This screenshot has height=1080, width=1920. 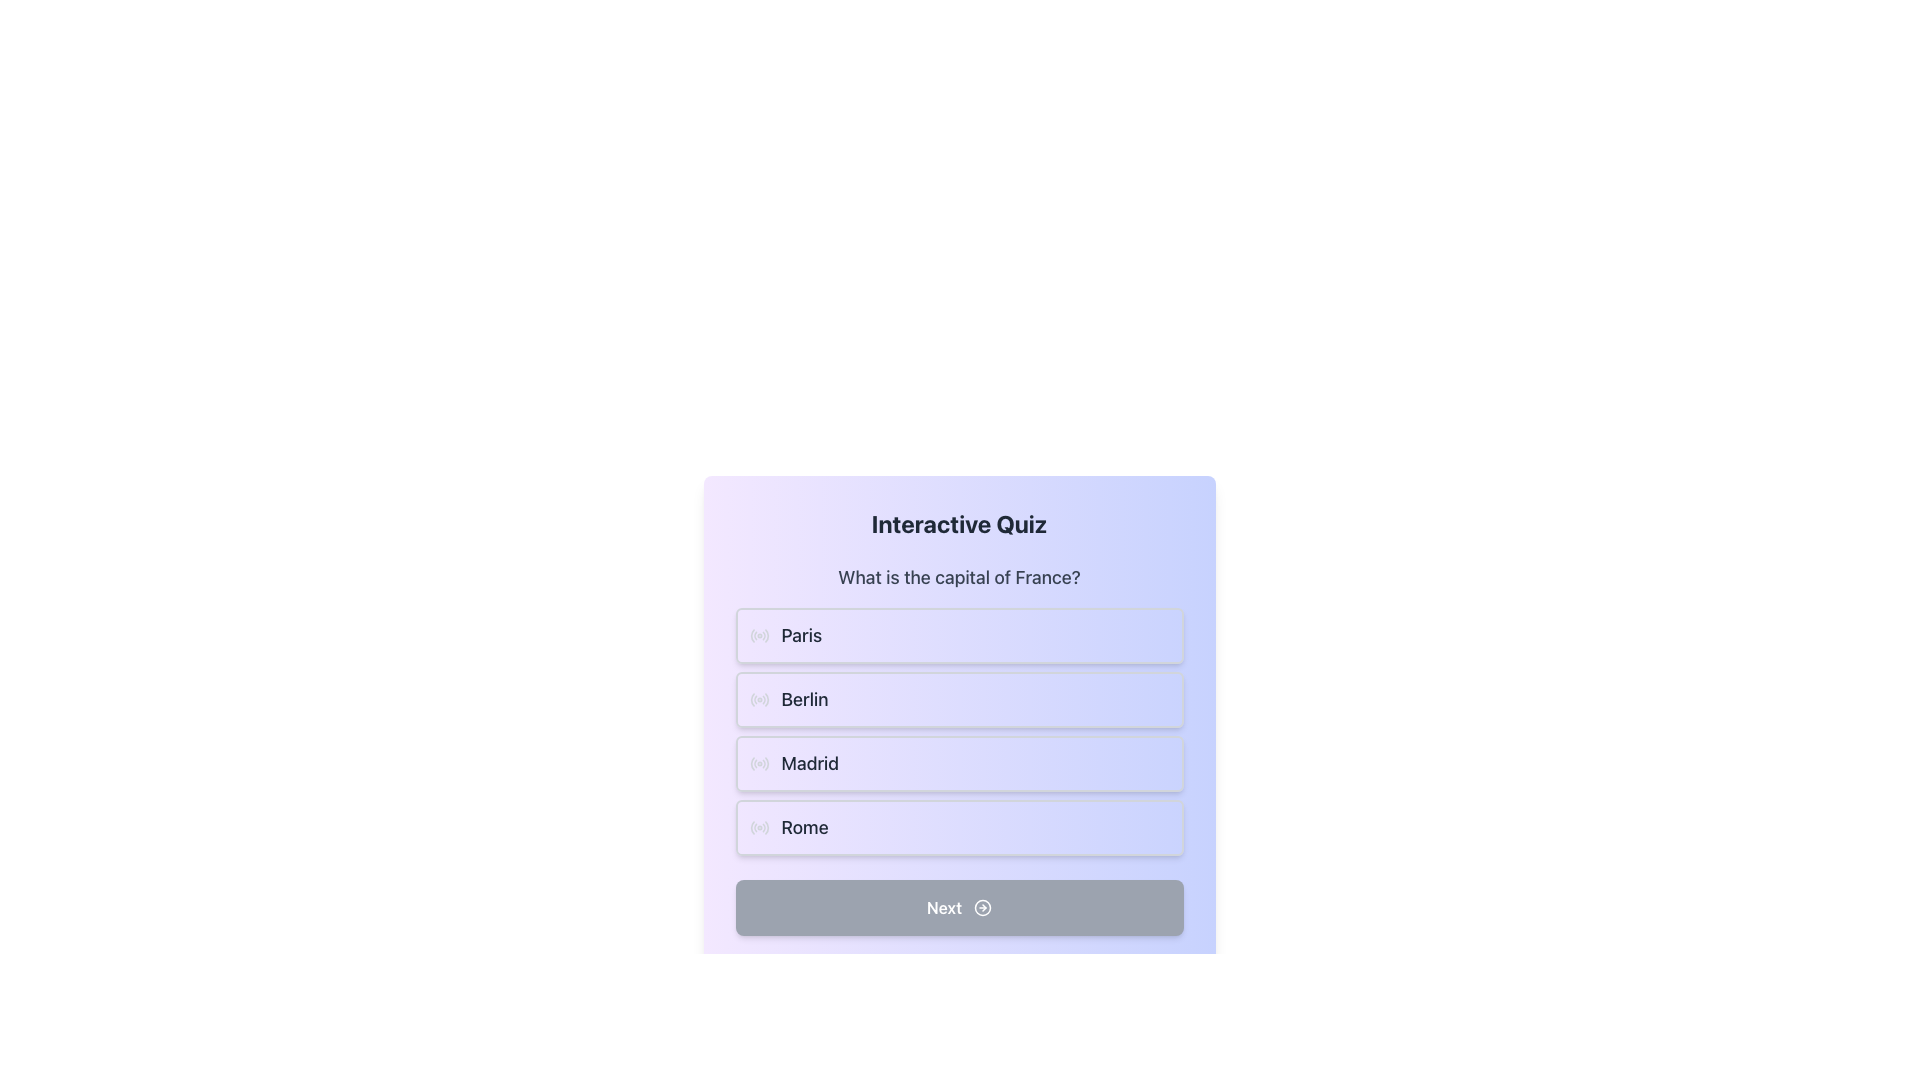 What do you see at coordinates (958, 636) in the screenshot?
I see `the button labeled 'Paris'` at bounding box center [958, 636].